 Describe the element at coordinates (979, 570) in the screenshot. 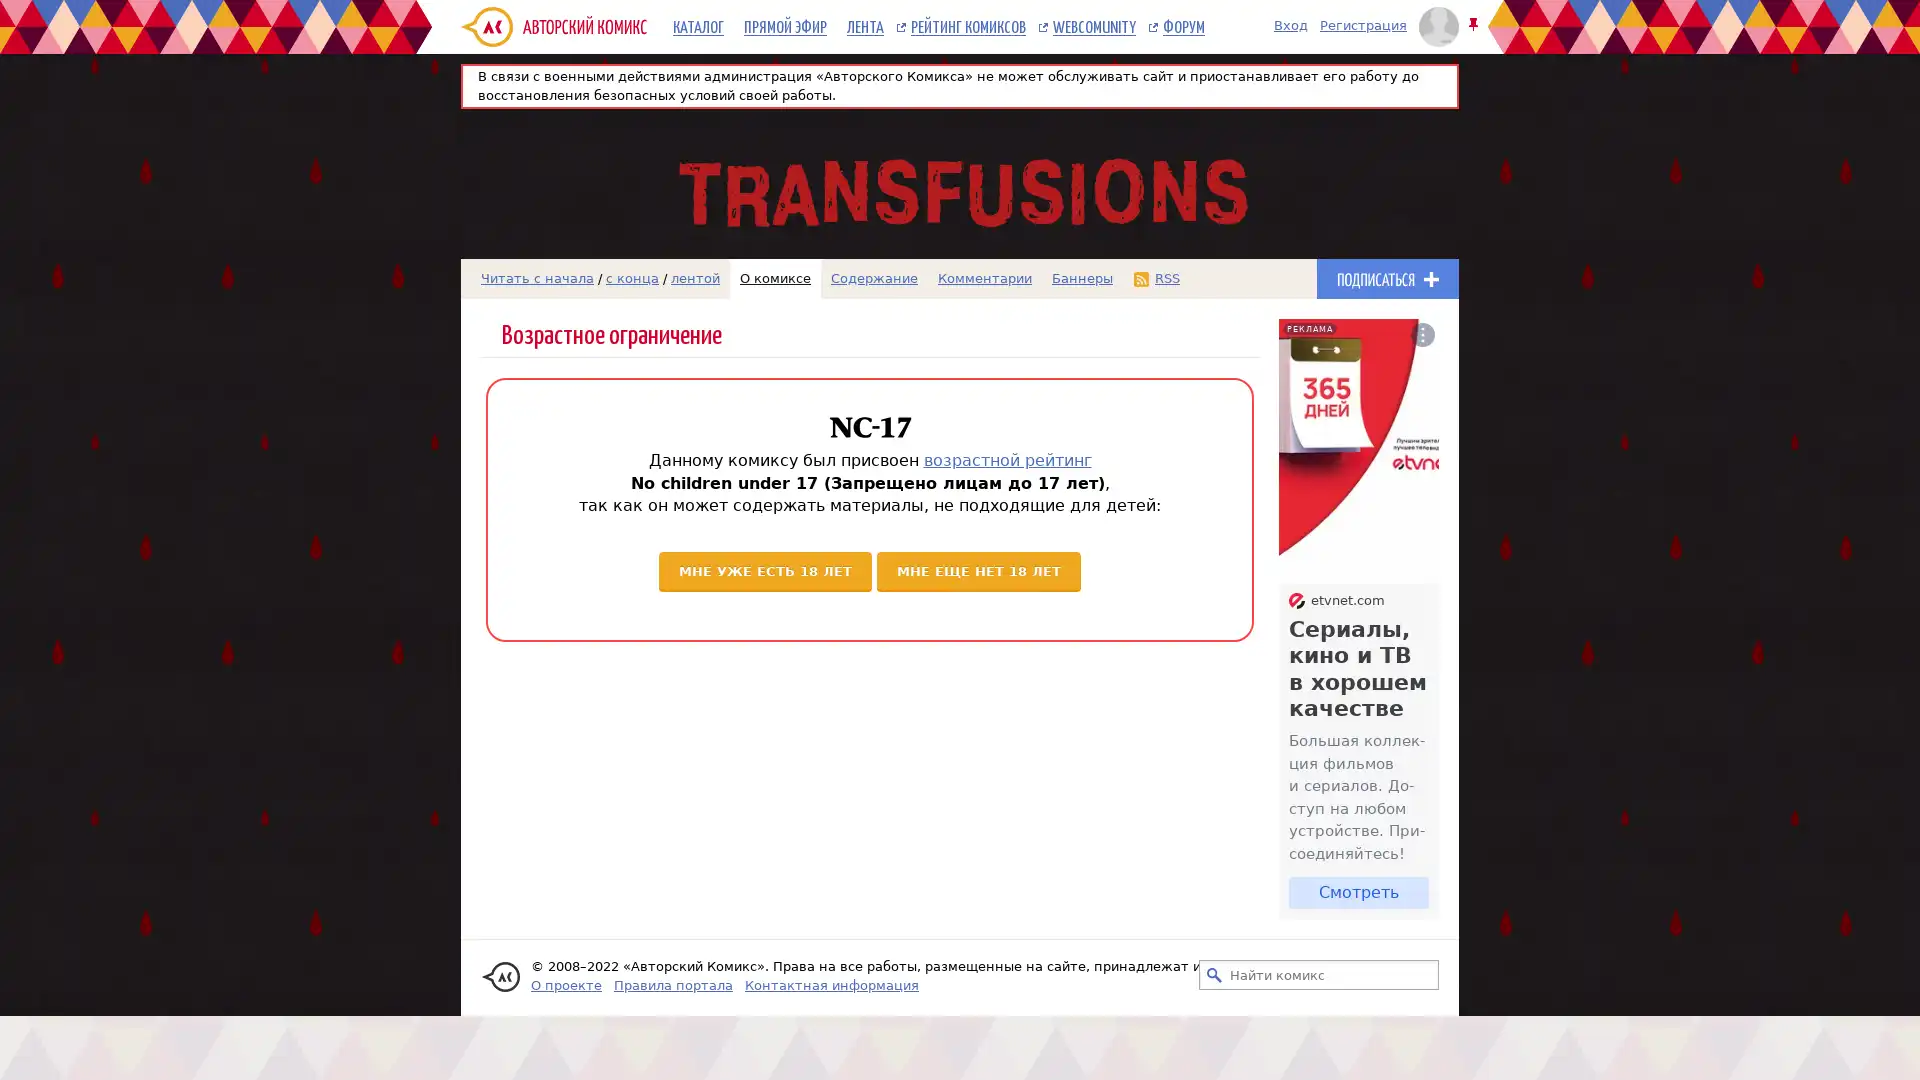

I see `18` at that location.